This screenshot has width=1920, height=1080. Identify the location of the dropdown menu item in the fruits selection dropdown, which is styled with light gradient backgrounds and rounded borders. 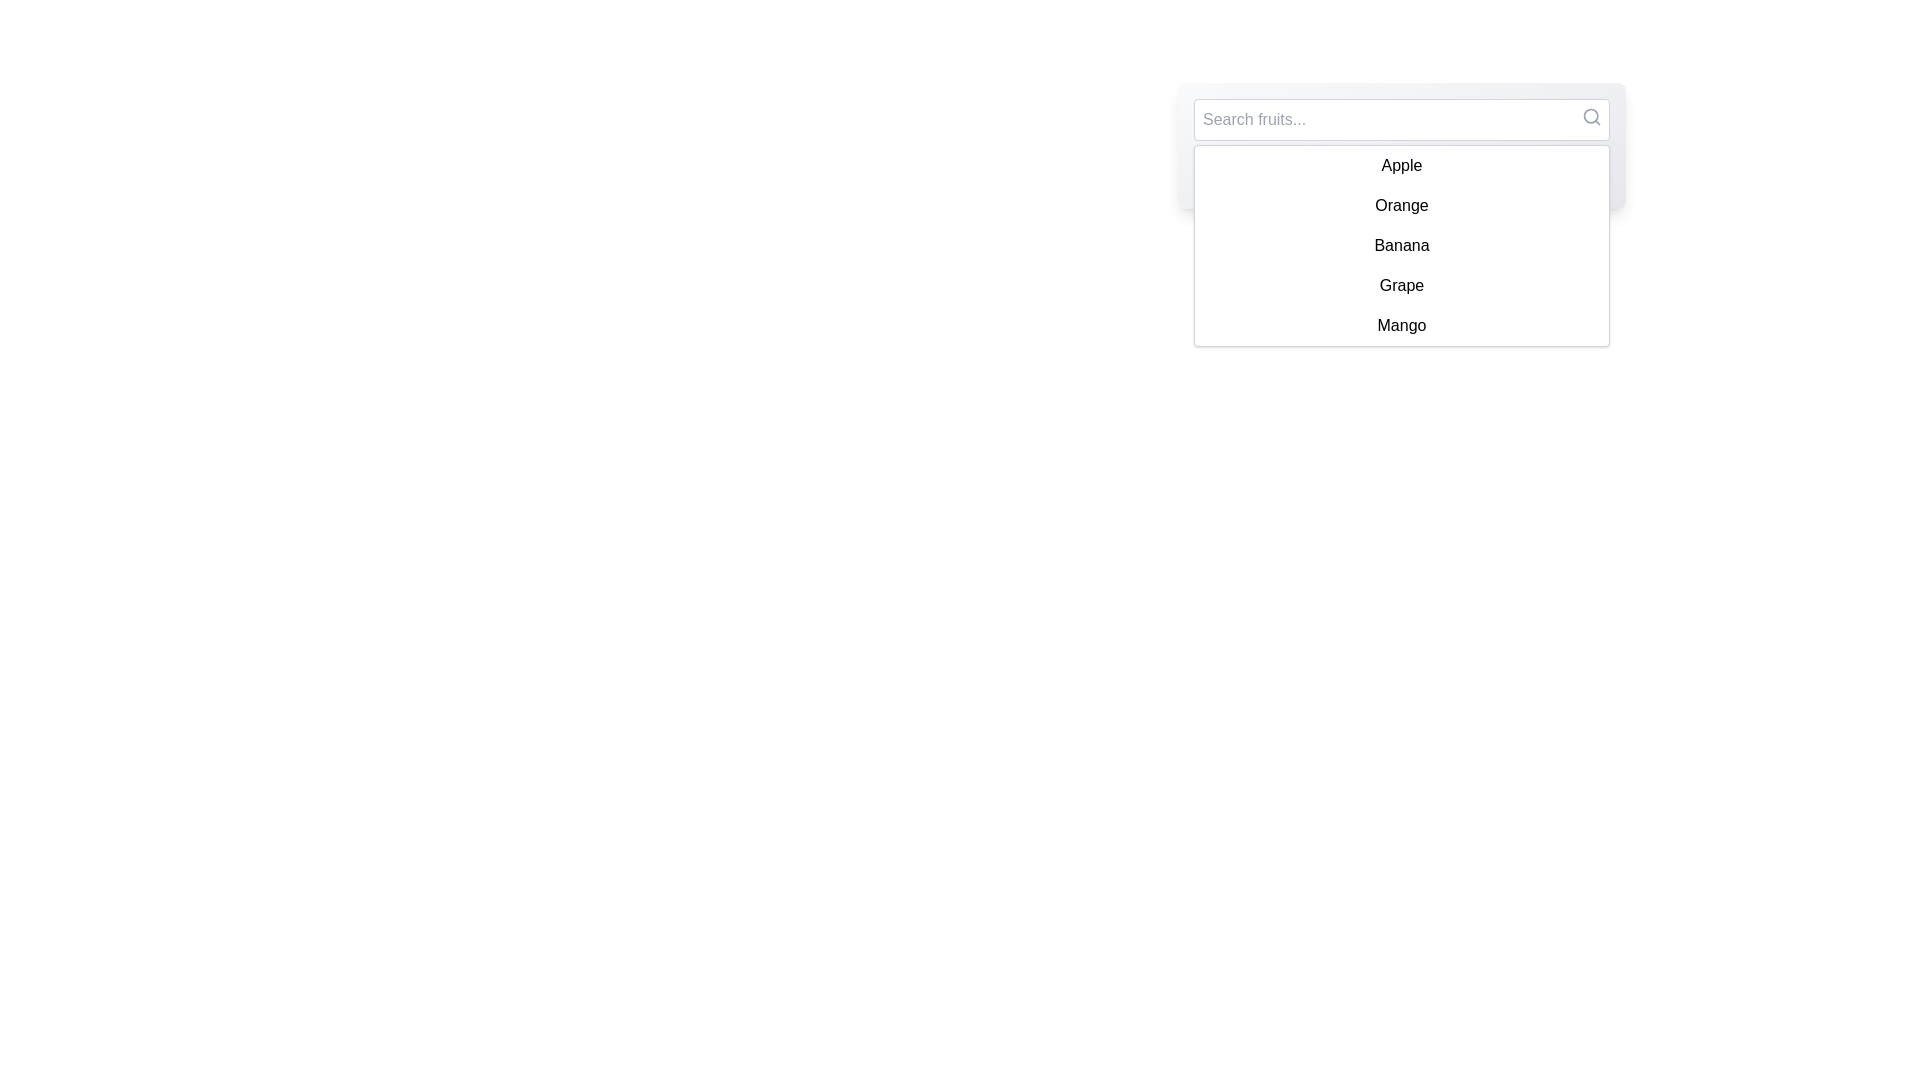
(1400, 145).